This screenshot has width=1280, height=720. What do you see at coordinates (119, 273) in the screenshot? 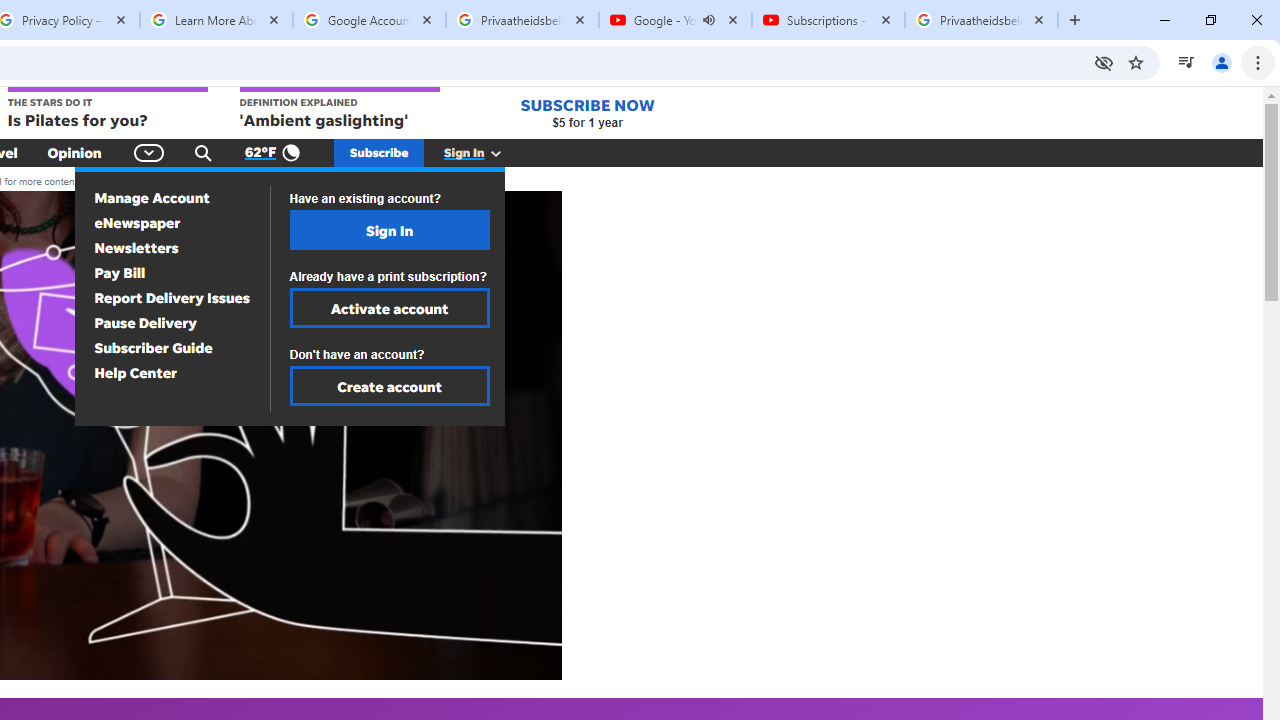
I see `'Pay Bill'` at bounding box center [119, 273].